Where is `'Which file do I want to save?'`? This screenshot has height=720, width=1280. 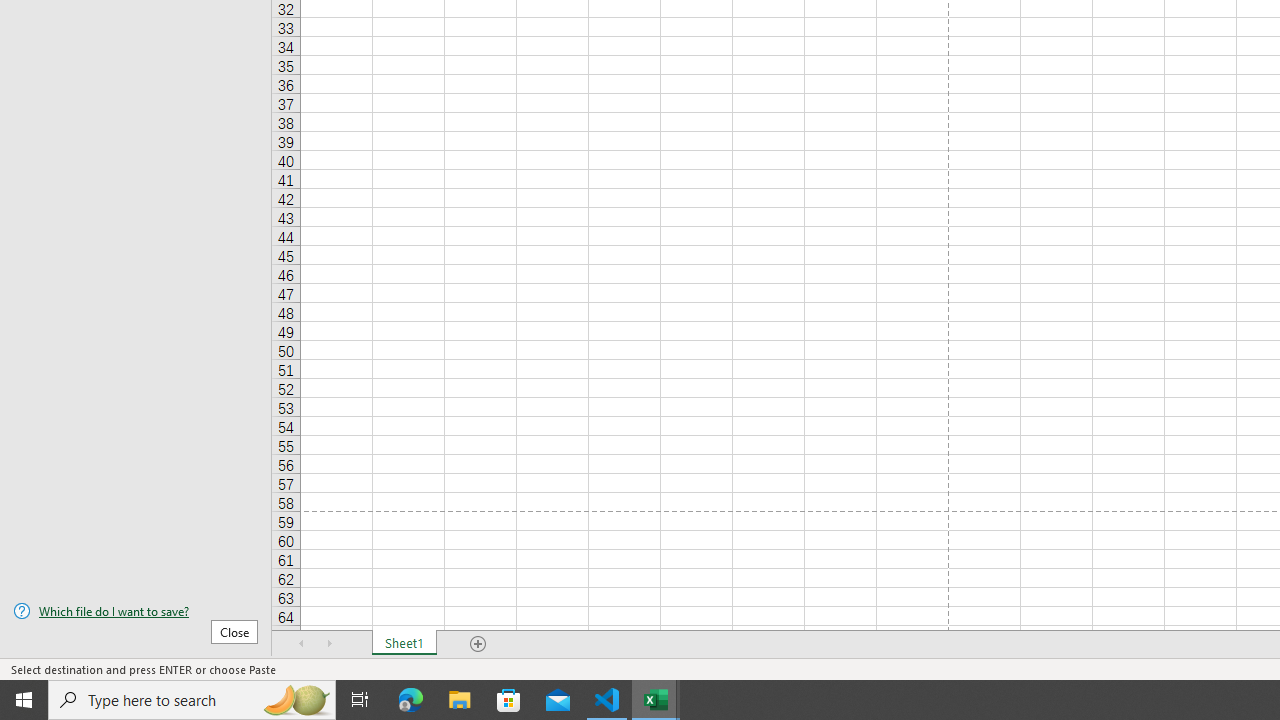 'Which file do I want to save?' is located at coordinates (135, 610).